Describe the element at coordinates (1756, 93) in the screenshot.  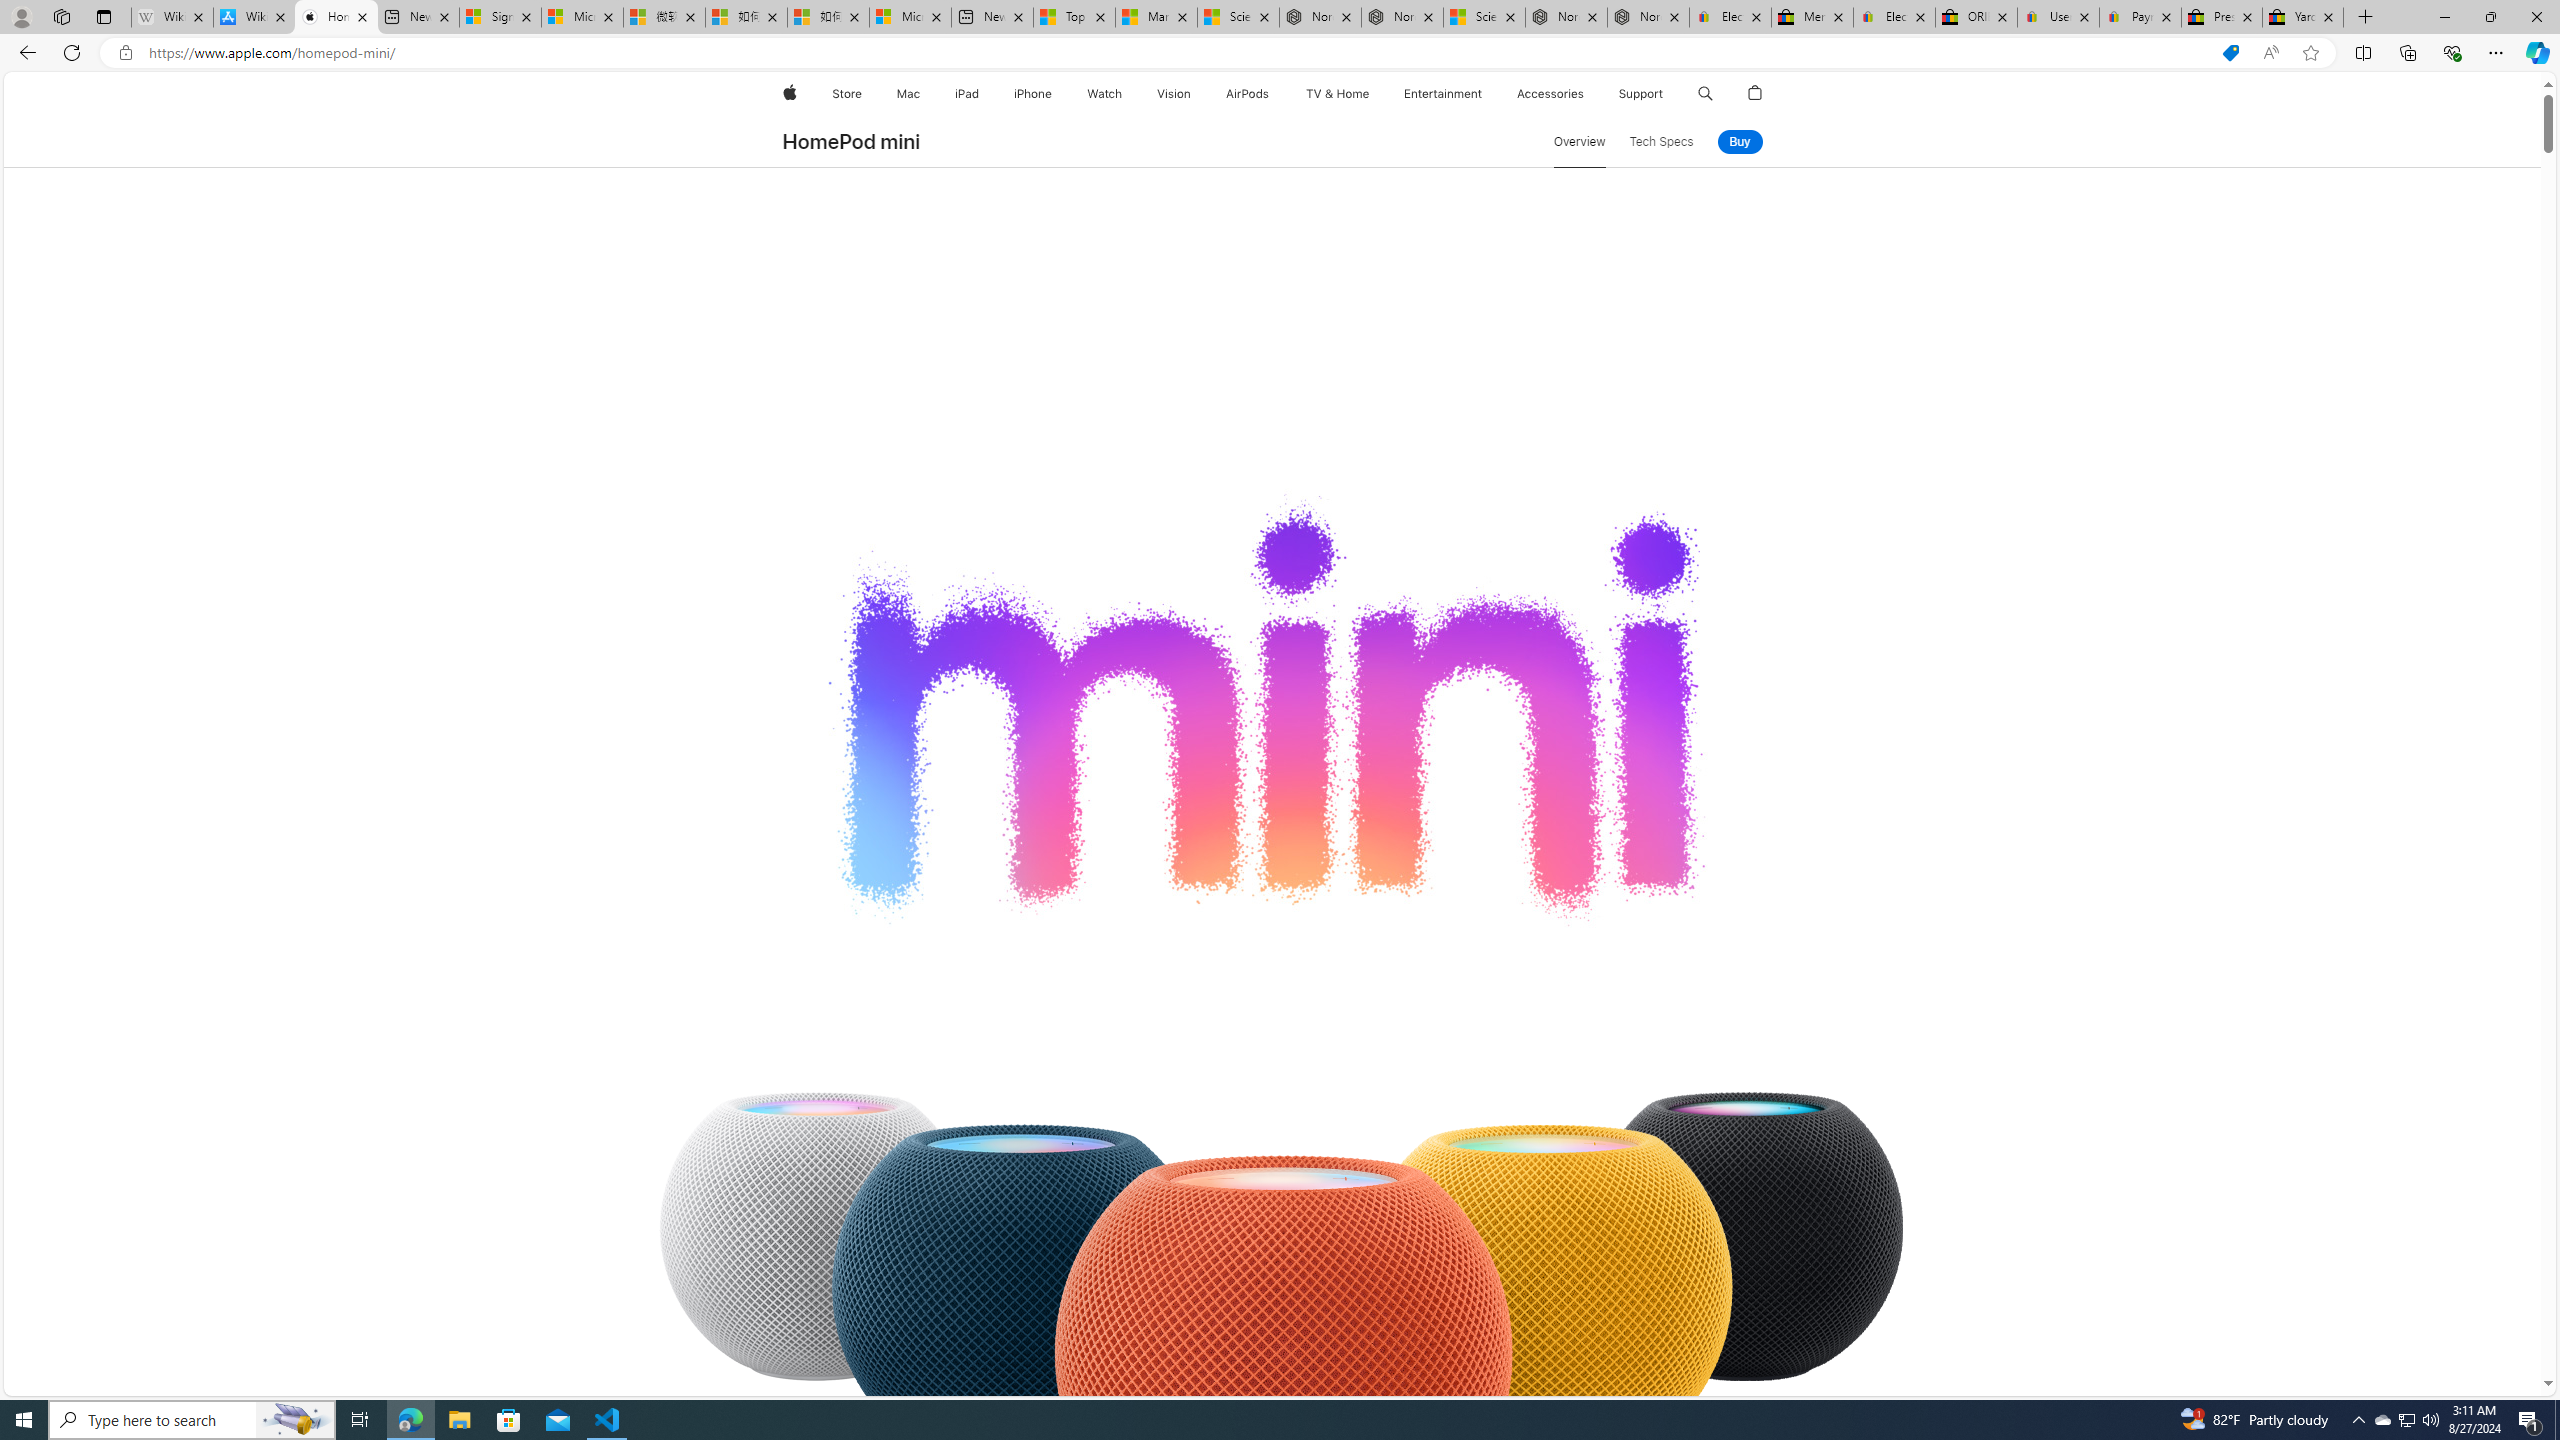
I see `'AutomationID: globalnav-bag'` at that location.